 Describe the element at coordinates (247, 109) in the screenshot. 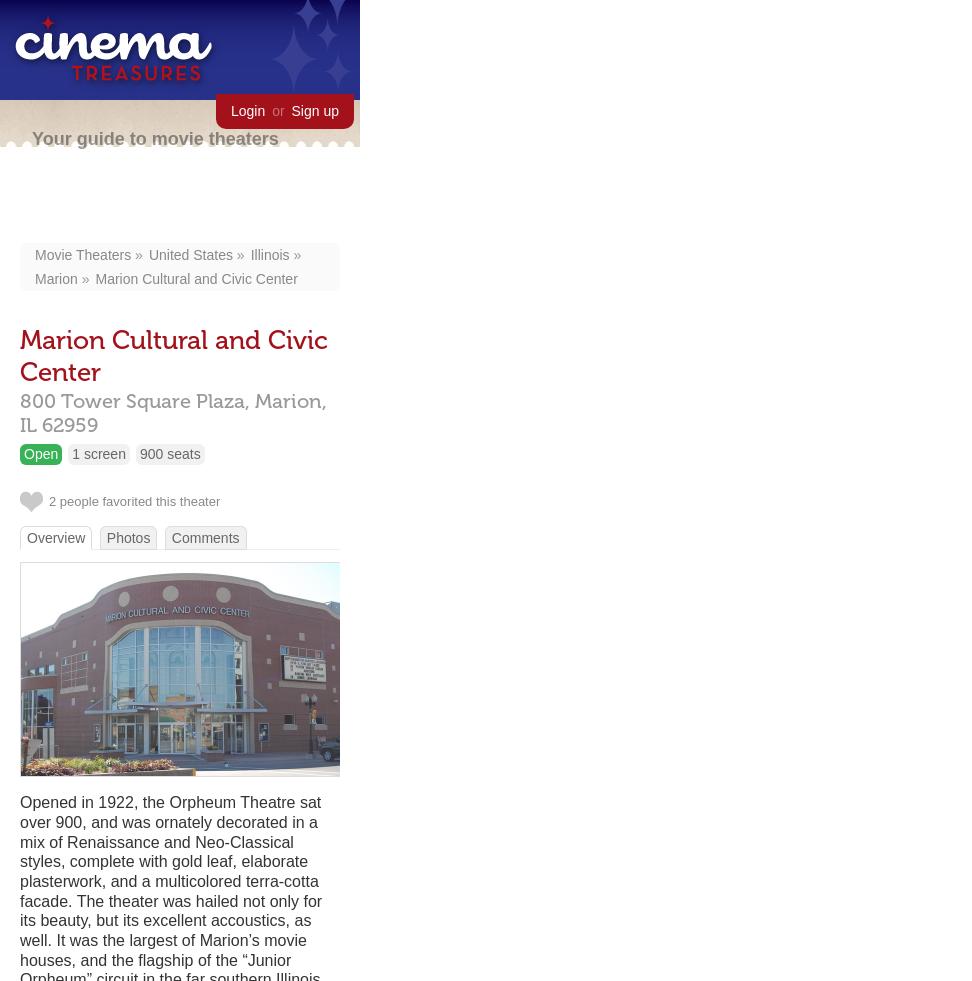

I see `'Login'` at that location.